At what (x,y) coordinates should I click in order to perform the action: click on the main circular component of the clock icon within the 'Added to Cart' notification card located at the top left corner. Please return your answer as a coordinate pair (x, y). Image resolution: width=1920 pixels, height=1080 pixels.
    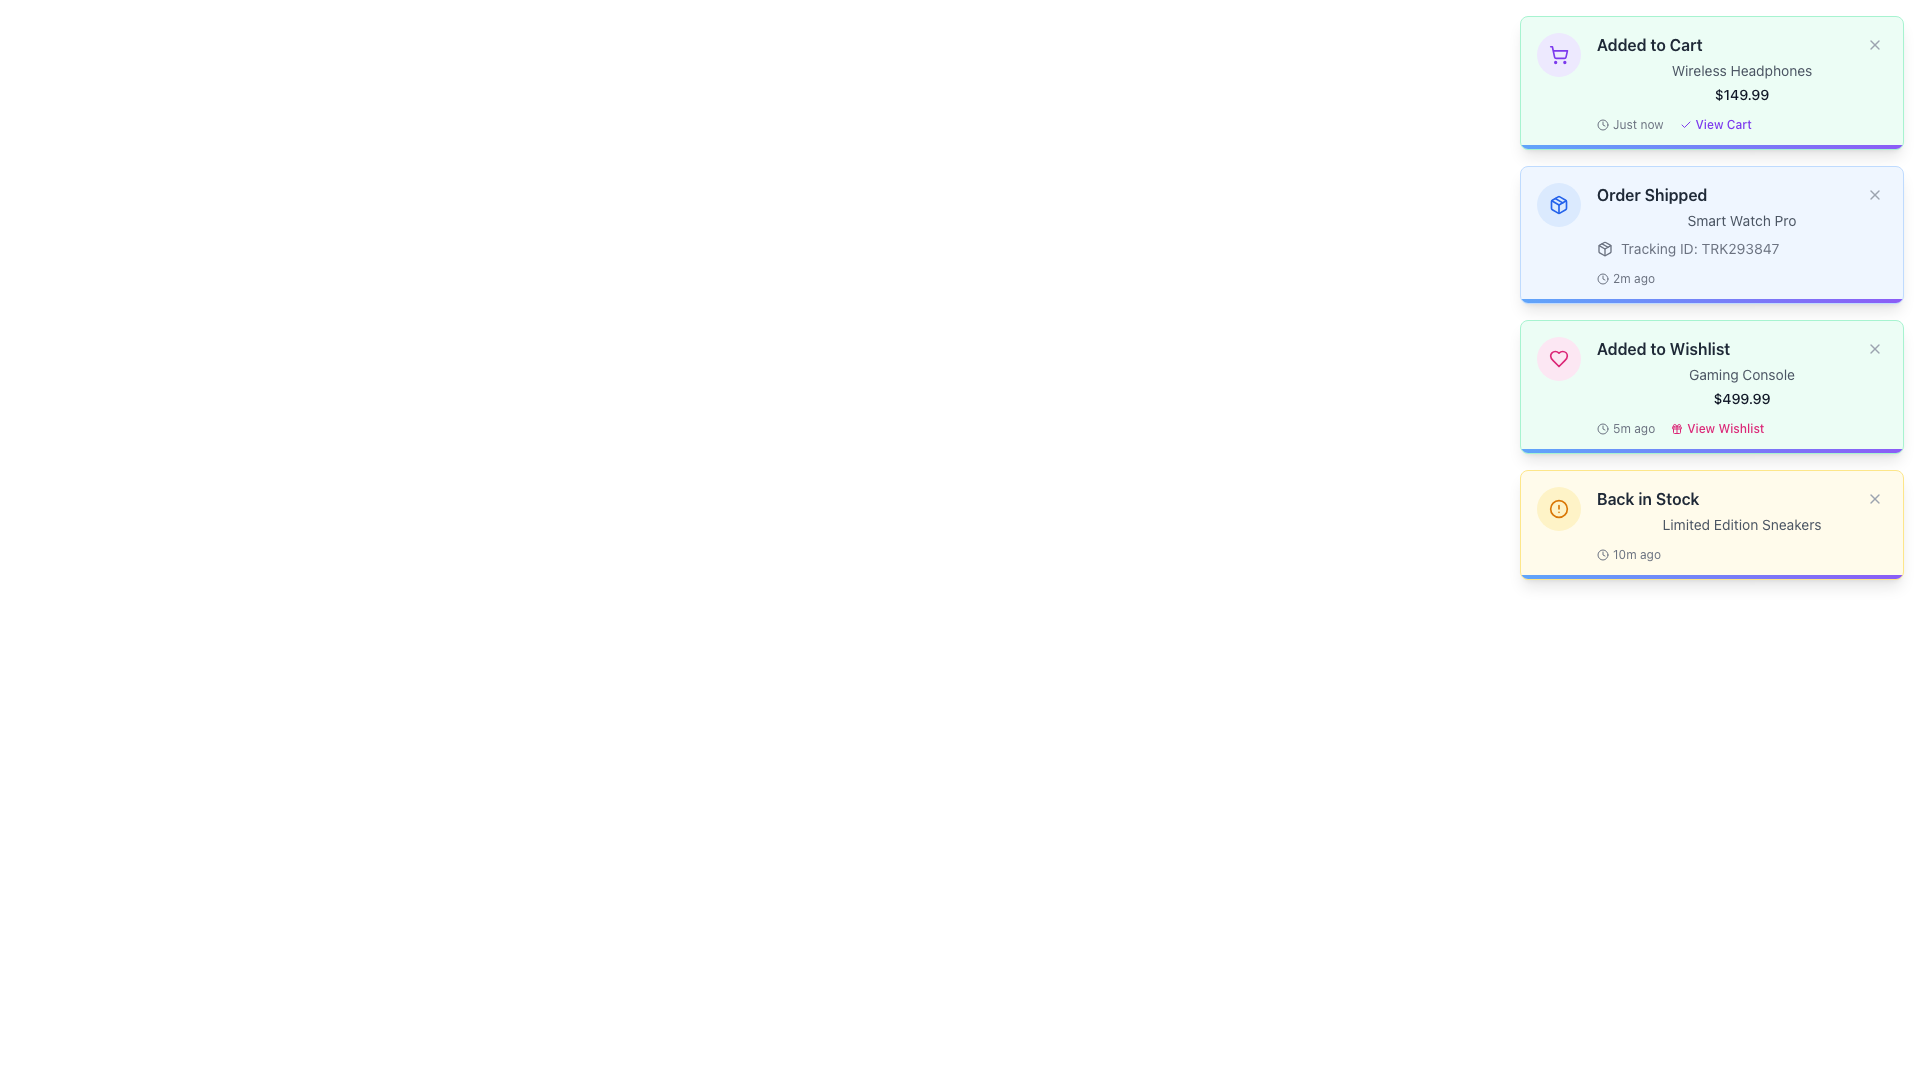
    Looking at the image, I should click on (1603, 124).